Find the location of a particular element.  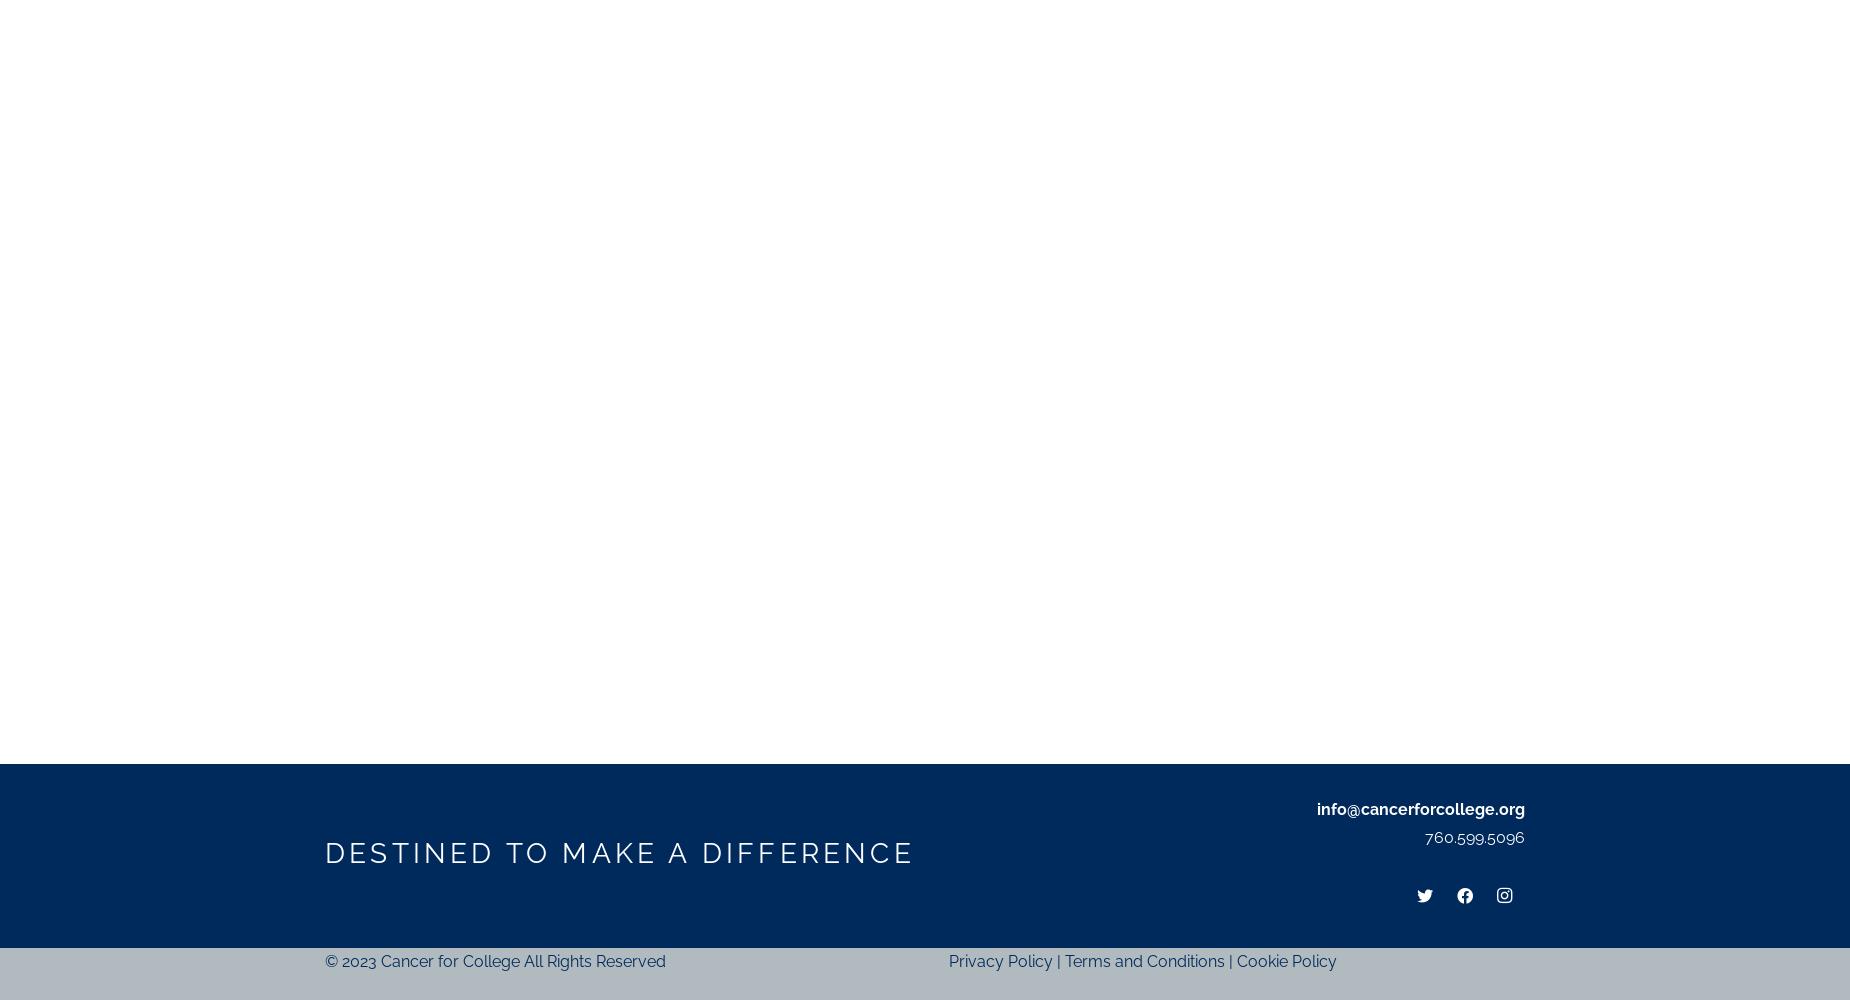

'Cookie Policy' is located at coordinates (1235, 960).